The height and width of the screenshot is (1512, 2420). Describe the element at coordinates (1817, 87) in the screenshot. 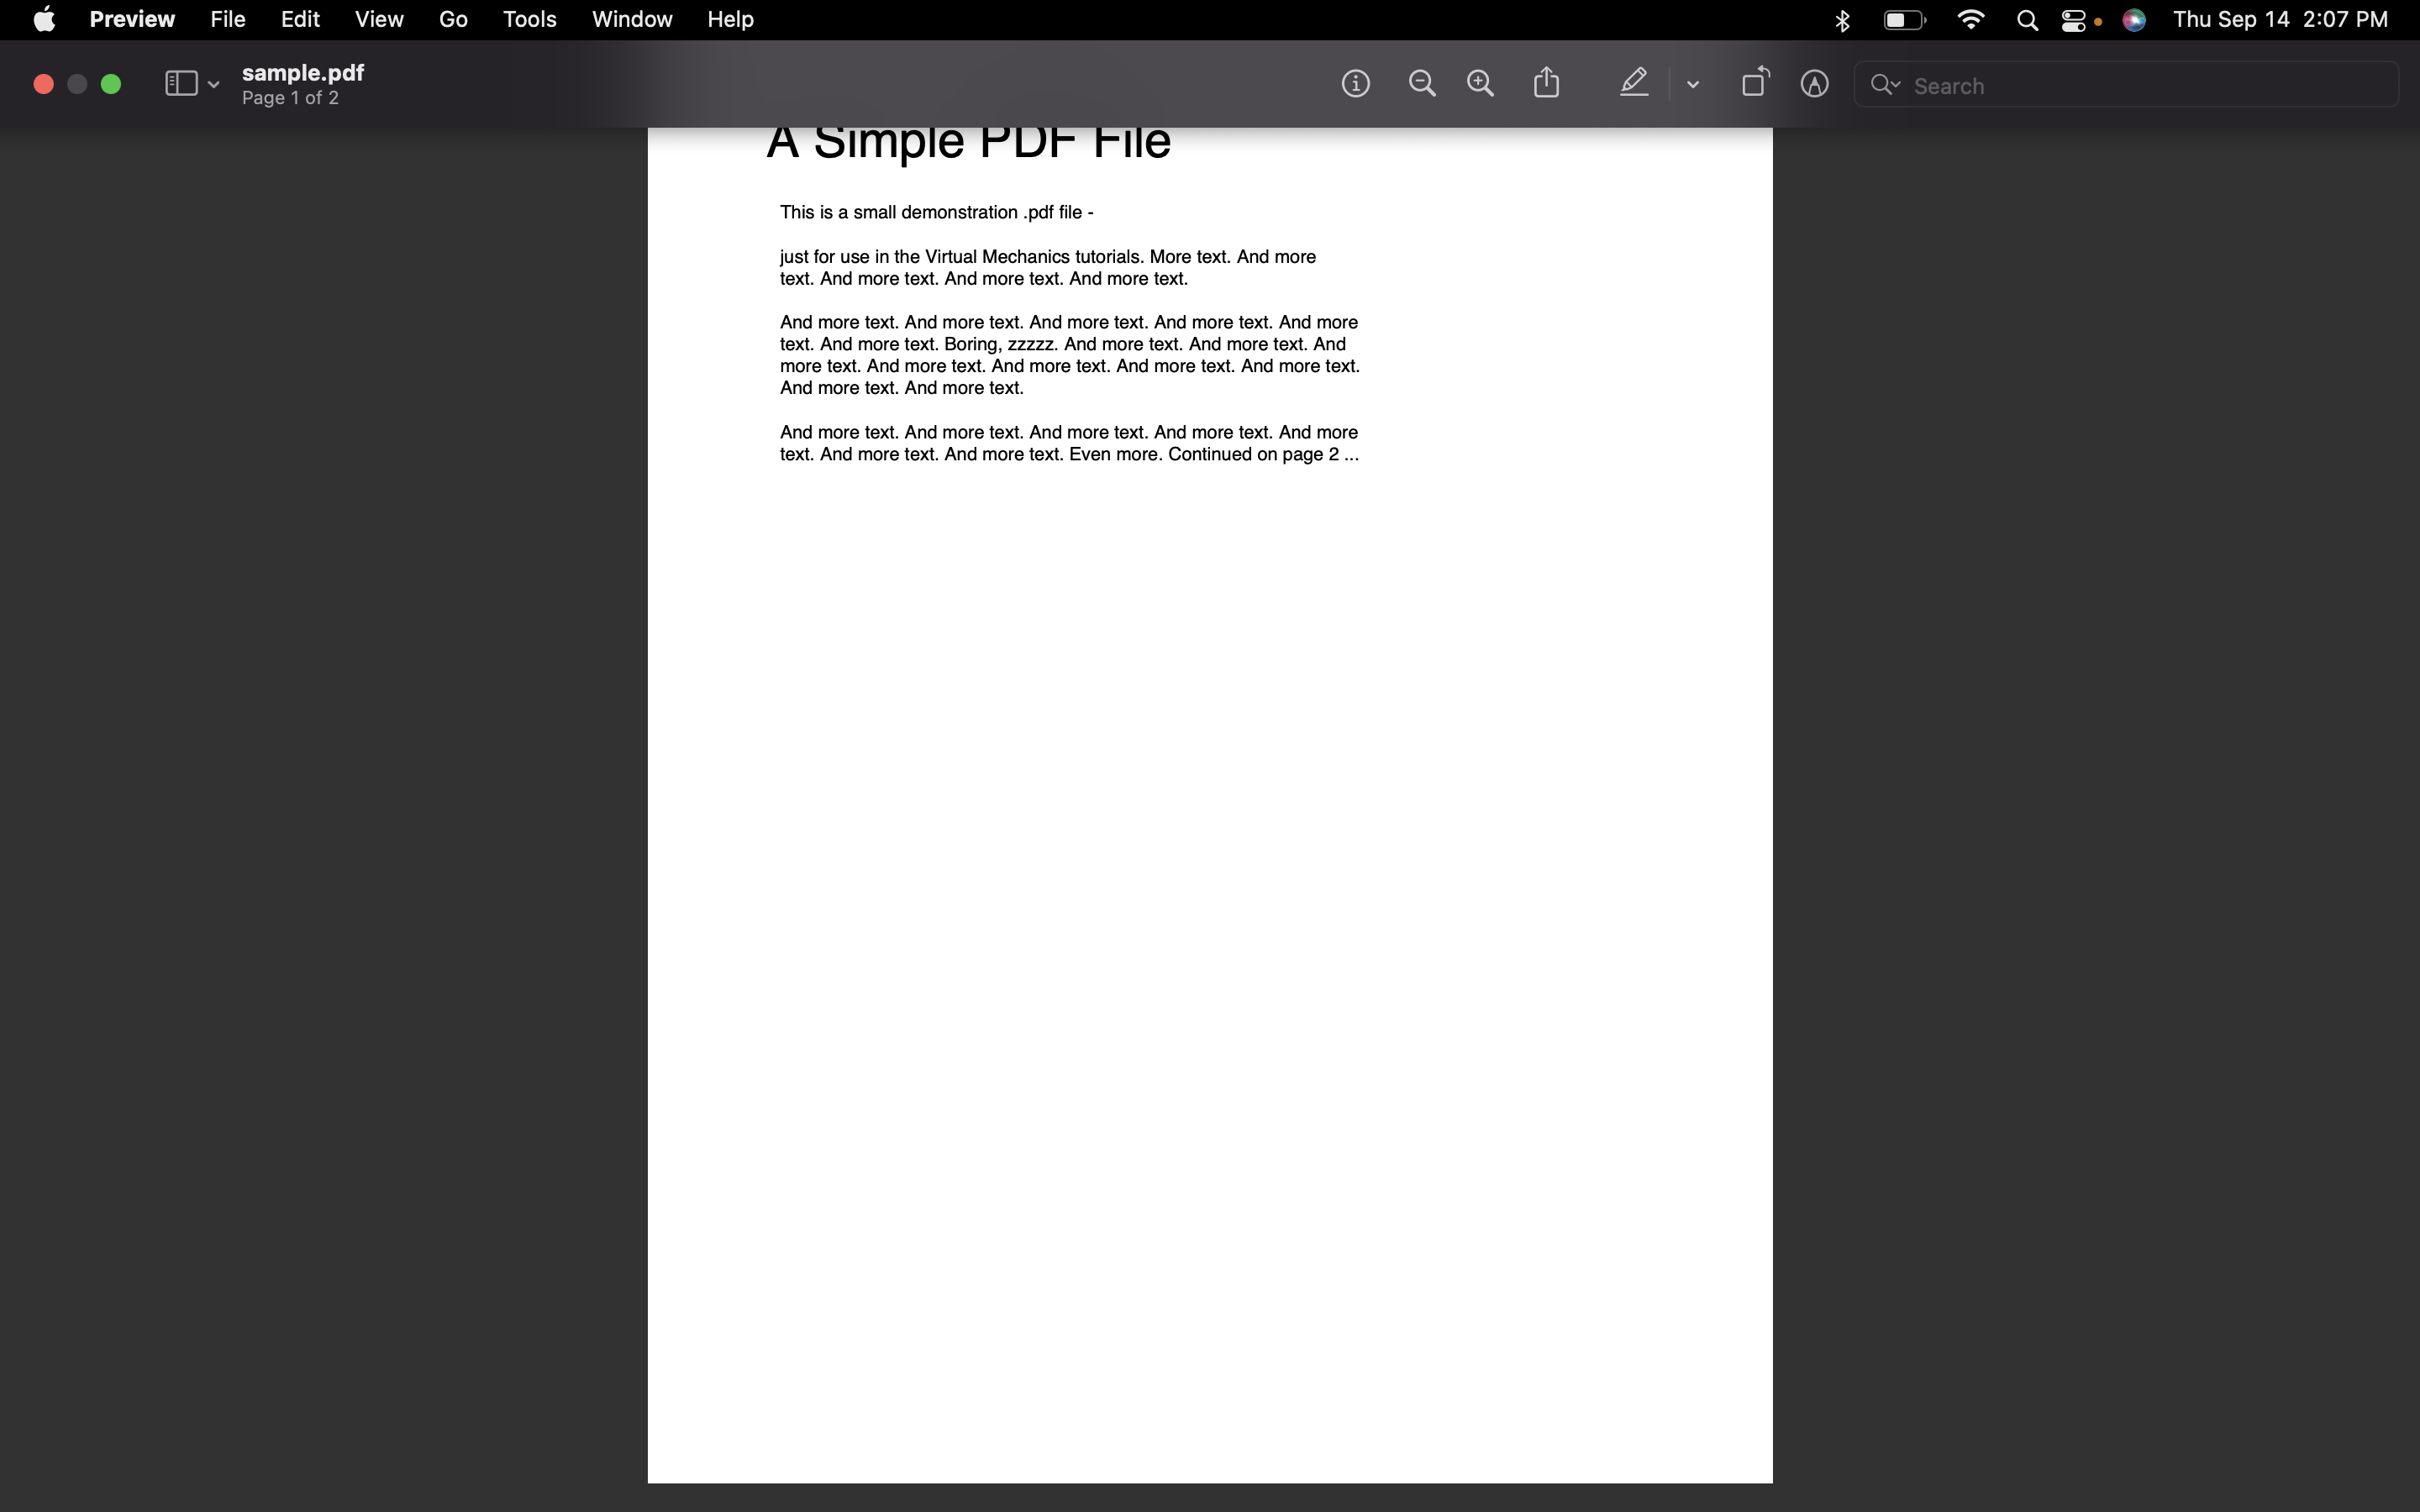

I see `Show the markup toolbar` at that location.